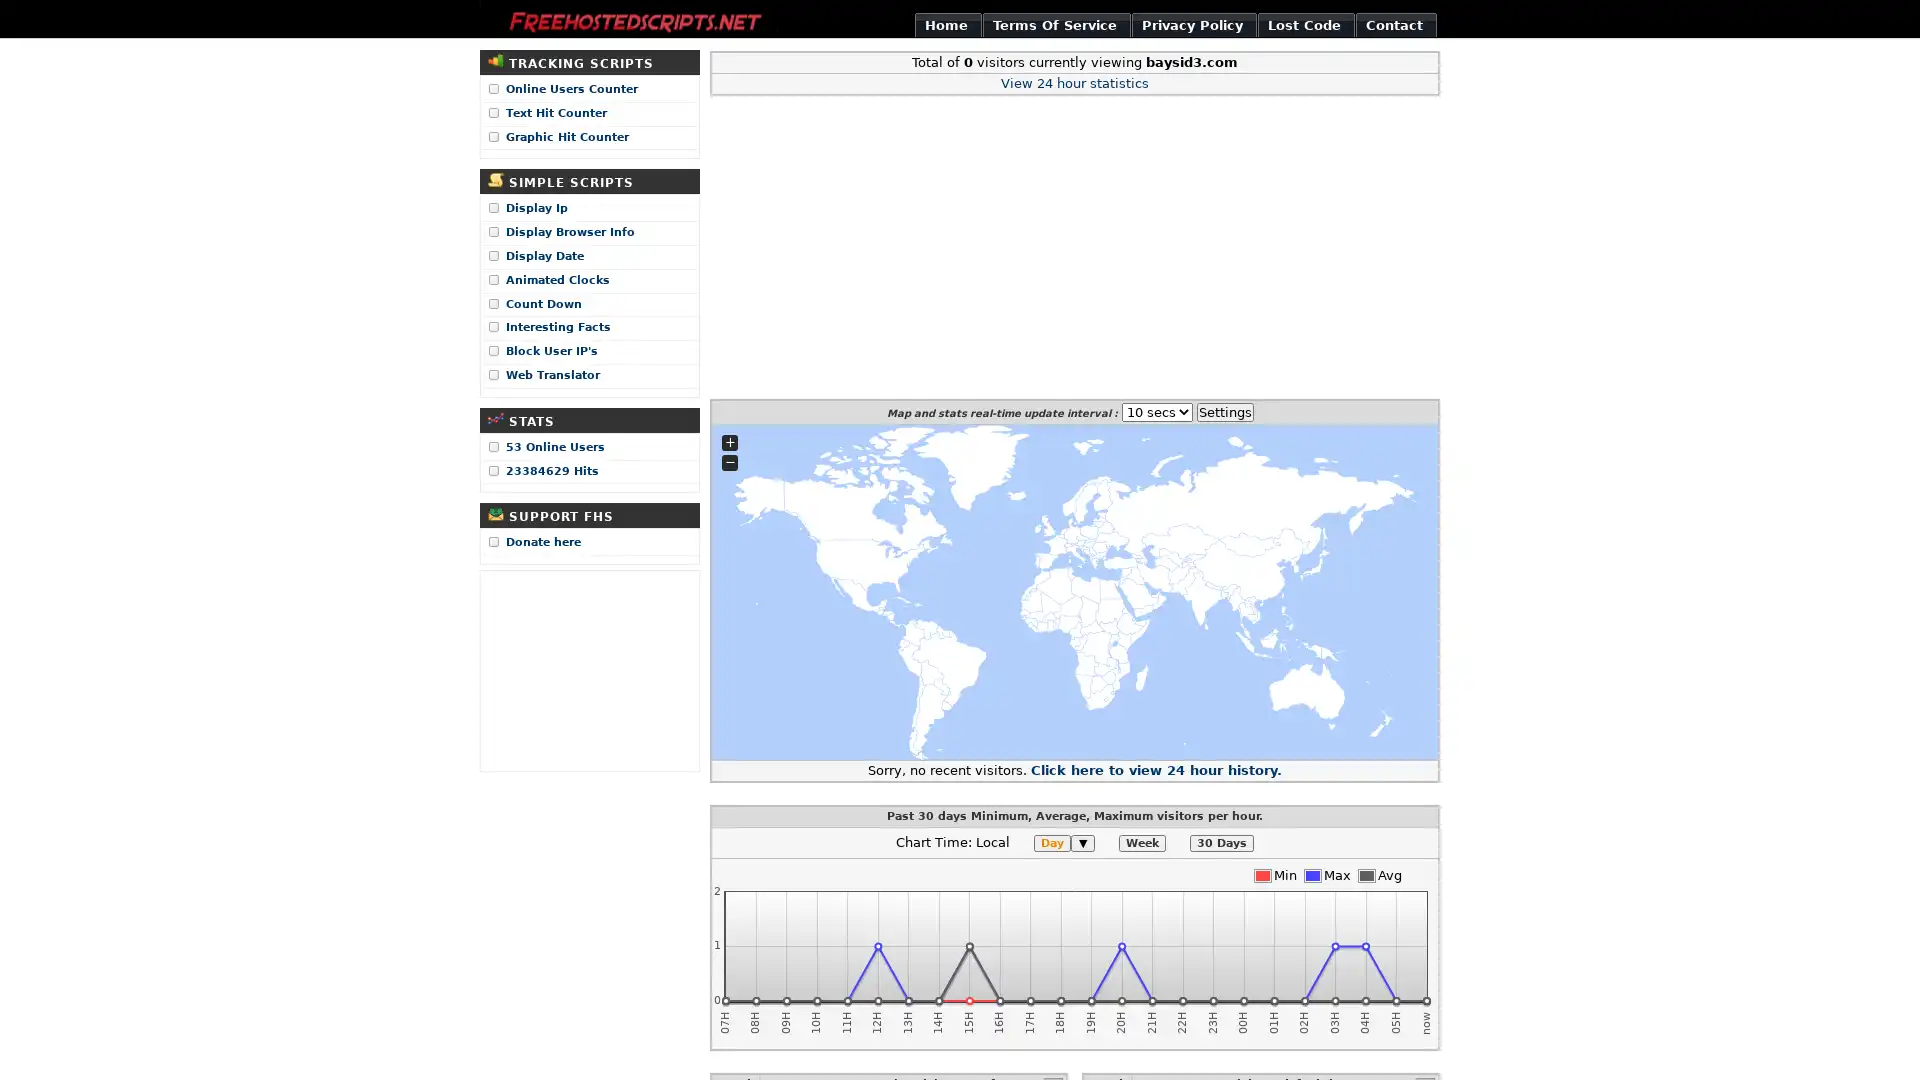  Describe the element at coordinates (1223, 410) in the screenshot. I see `Settings` at that location.